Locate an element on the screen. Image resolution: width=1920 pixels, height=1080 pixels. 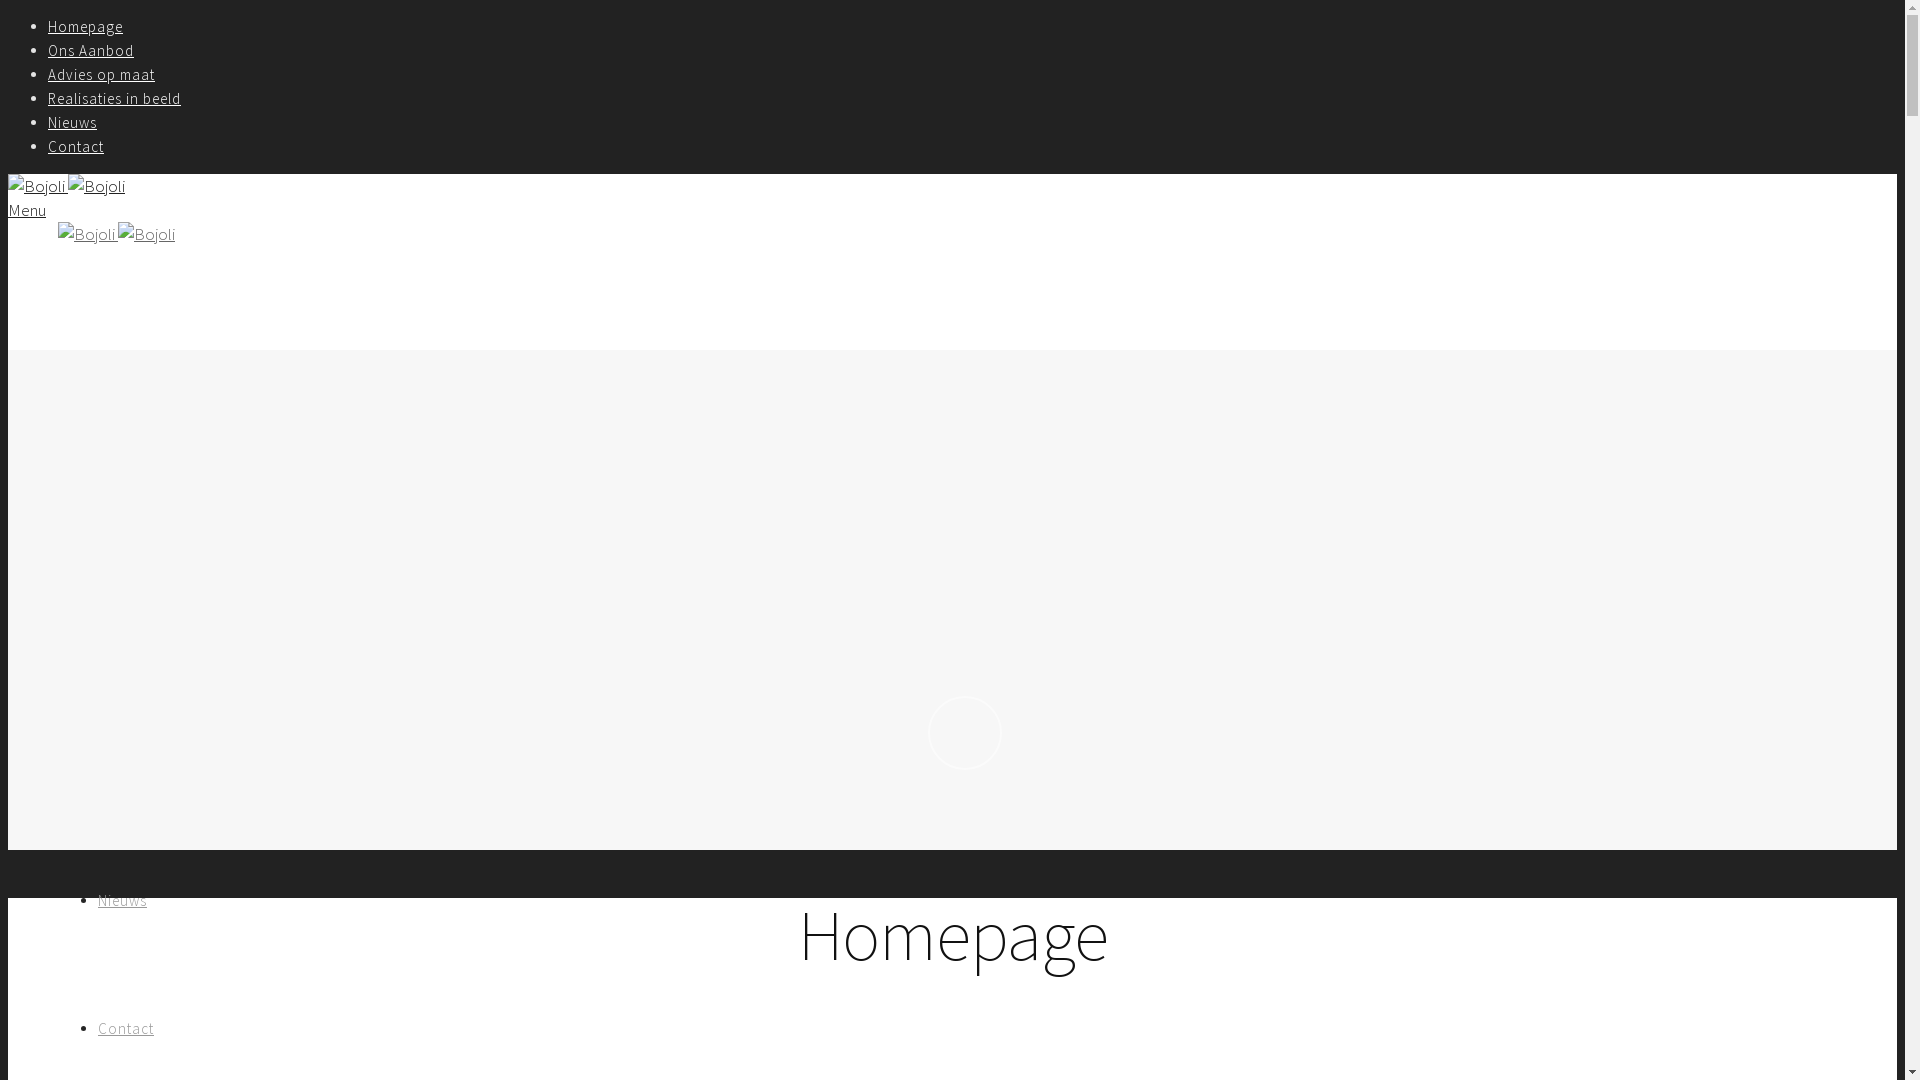
'Menu' is located at coordinates (27, 209).